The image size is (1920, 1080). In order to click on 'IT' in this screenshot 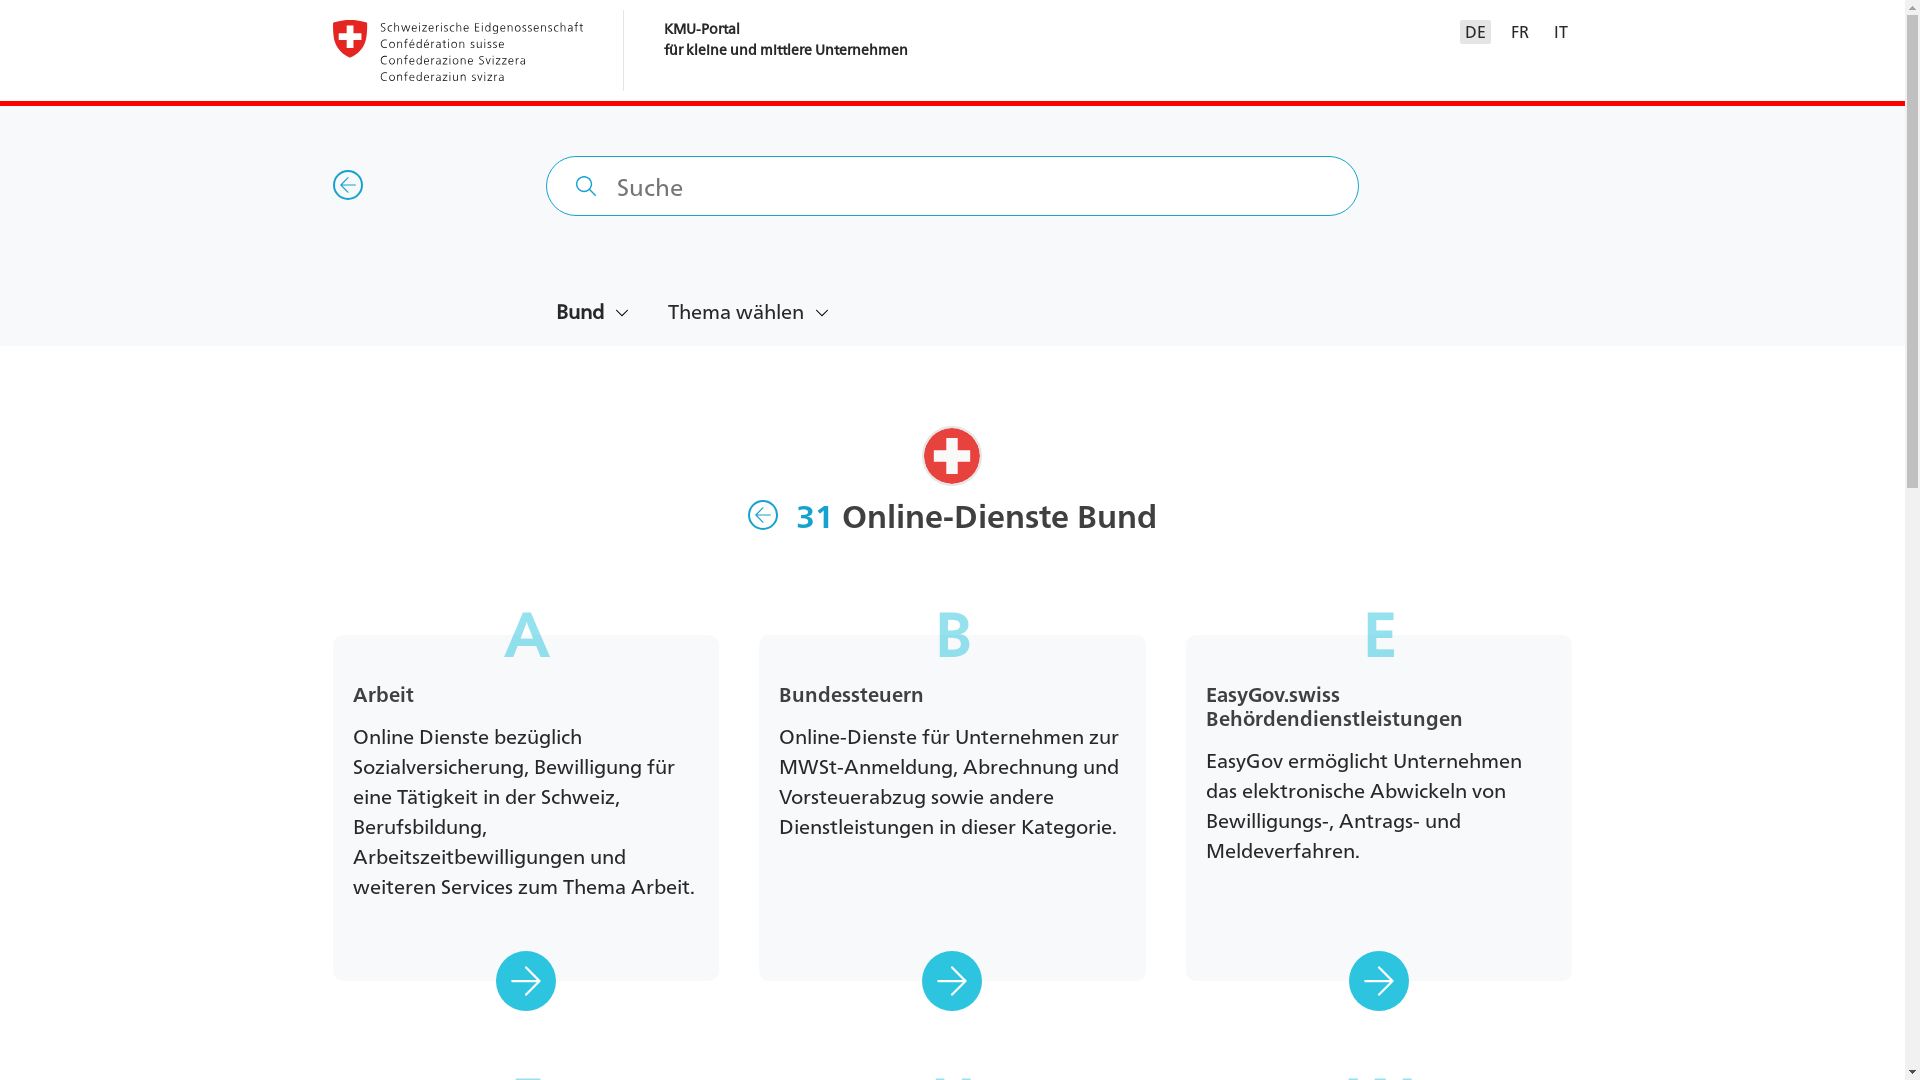, I will do `click(1559, 31)`.